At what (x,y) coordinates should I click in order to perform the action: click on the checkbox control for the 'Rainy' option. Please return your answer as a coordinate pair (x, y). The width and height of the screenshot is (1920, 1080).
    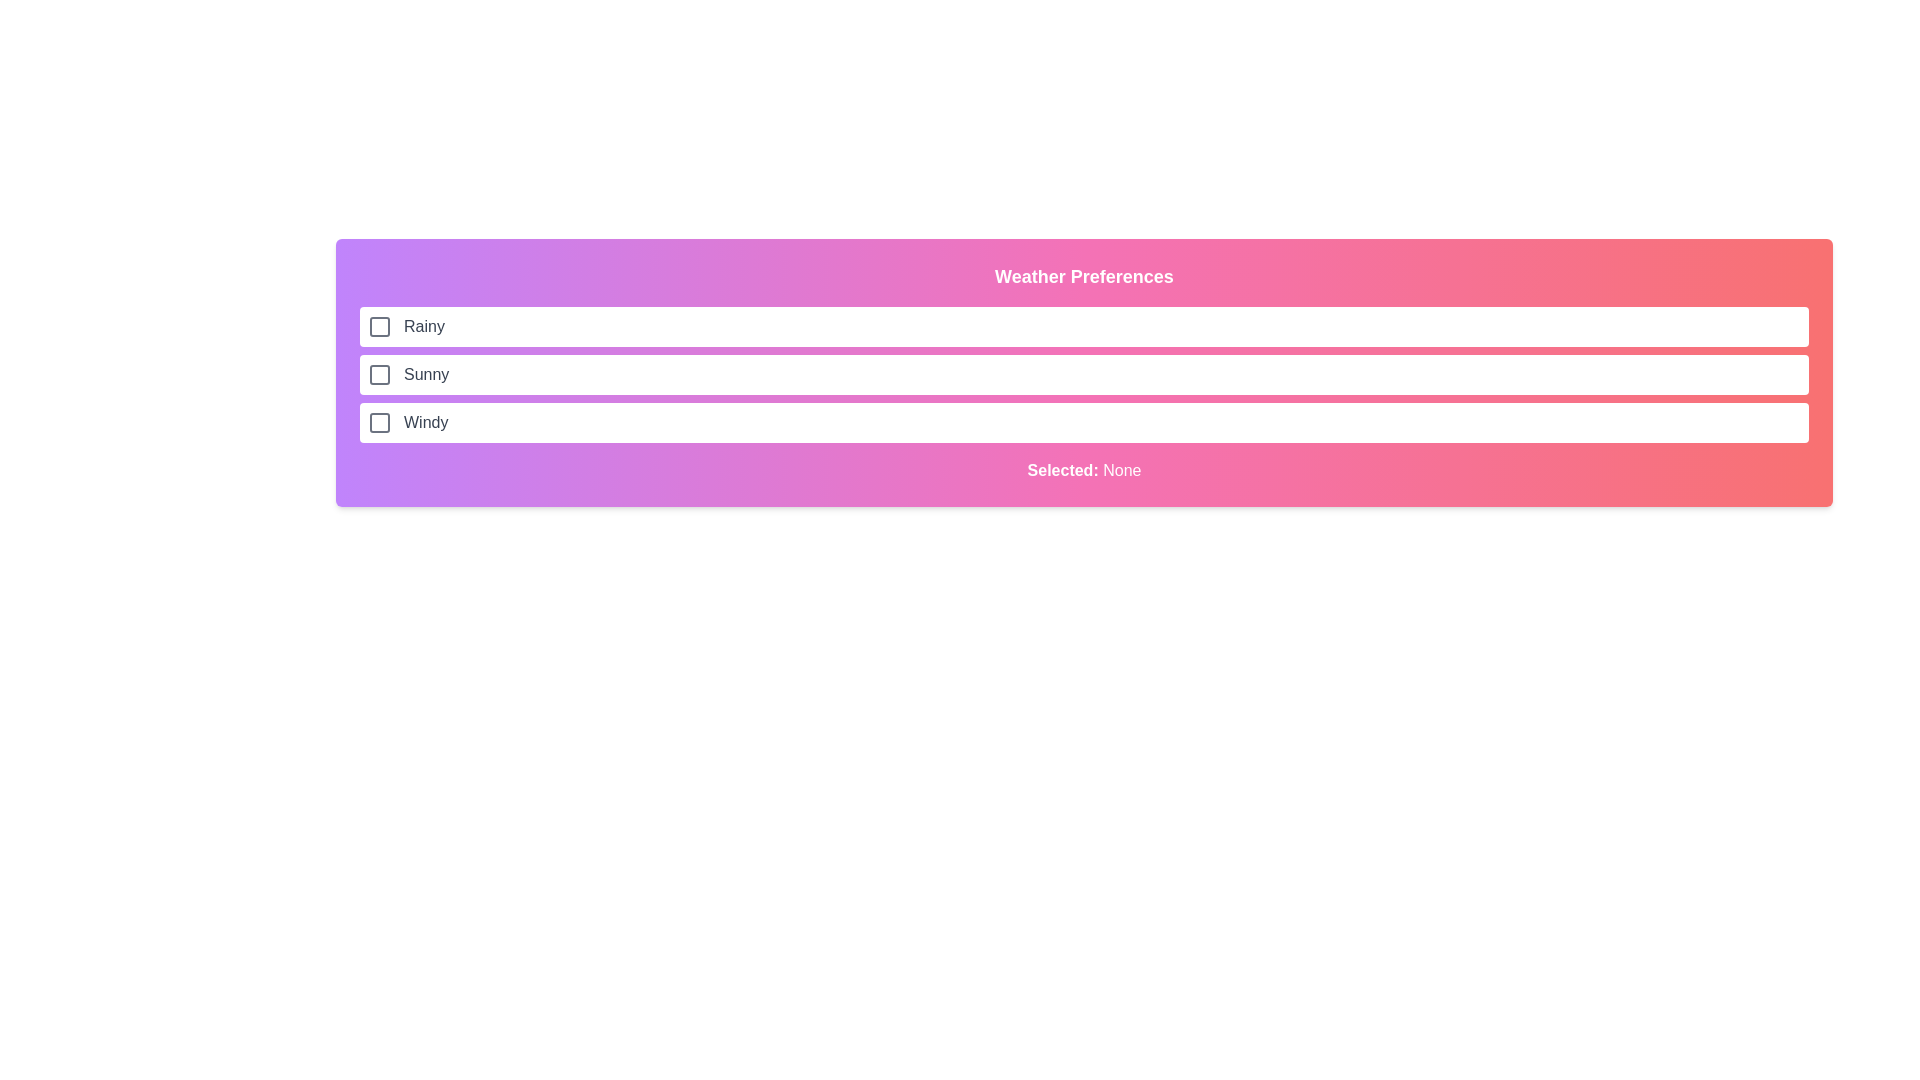
    Looking at the image, I should click on (379, 326).